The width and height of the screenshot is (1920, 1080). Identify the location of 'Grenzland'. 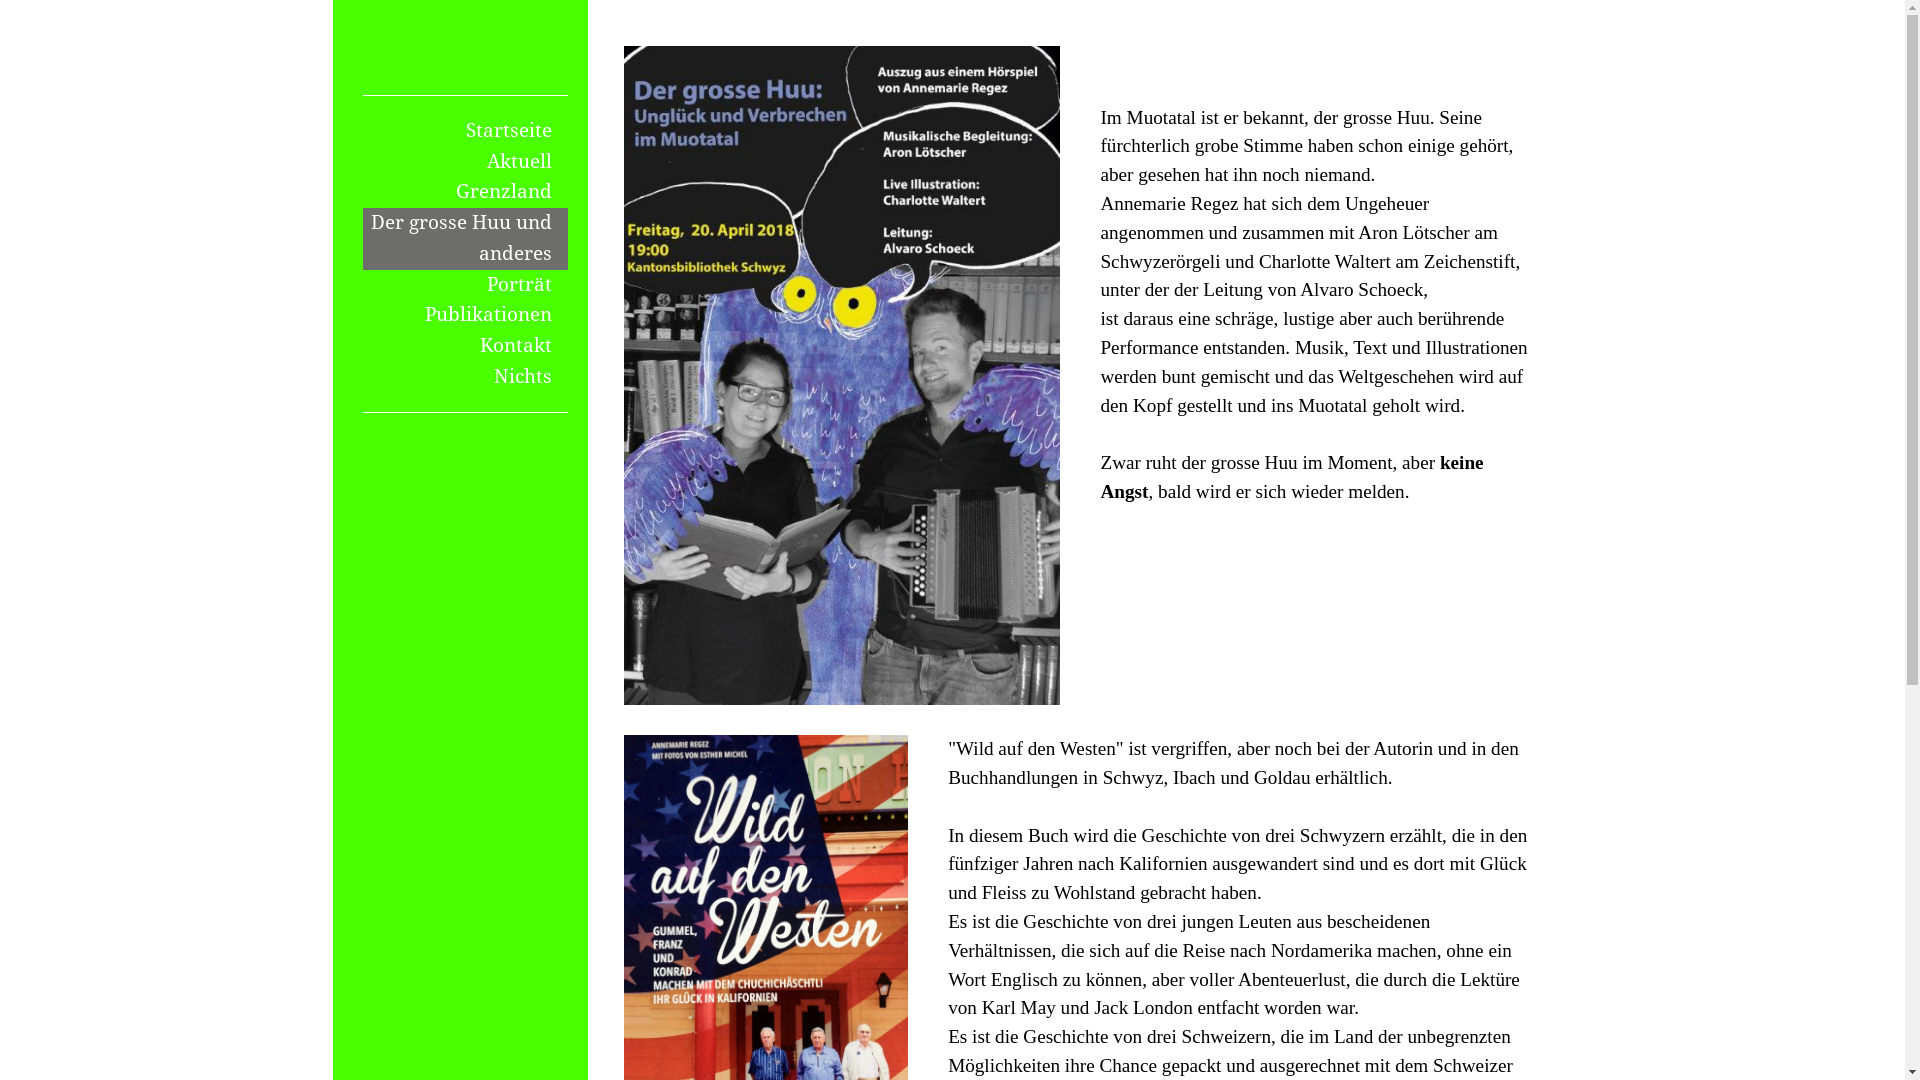
(464, 192).